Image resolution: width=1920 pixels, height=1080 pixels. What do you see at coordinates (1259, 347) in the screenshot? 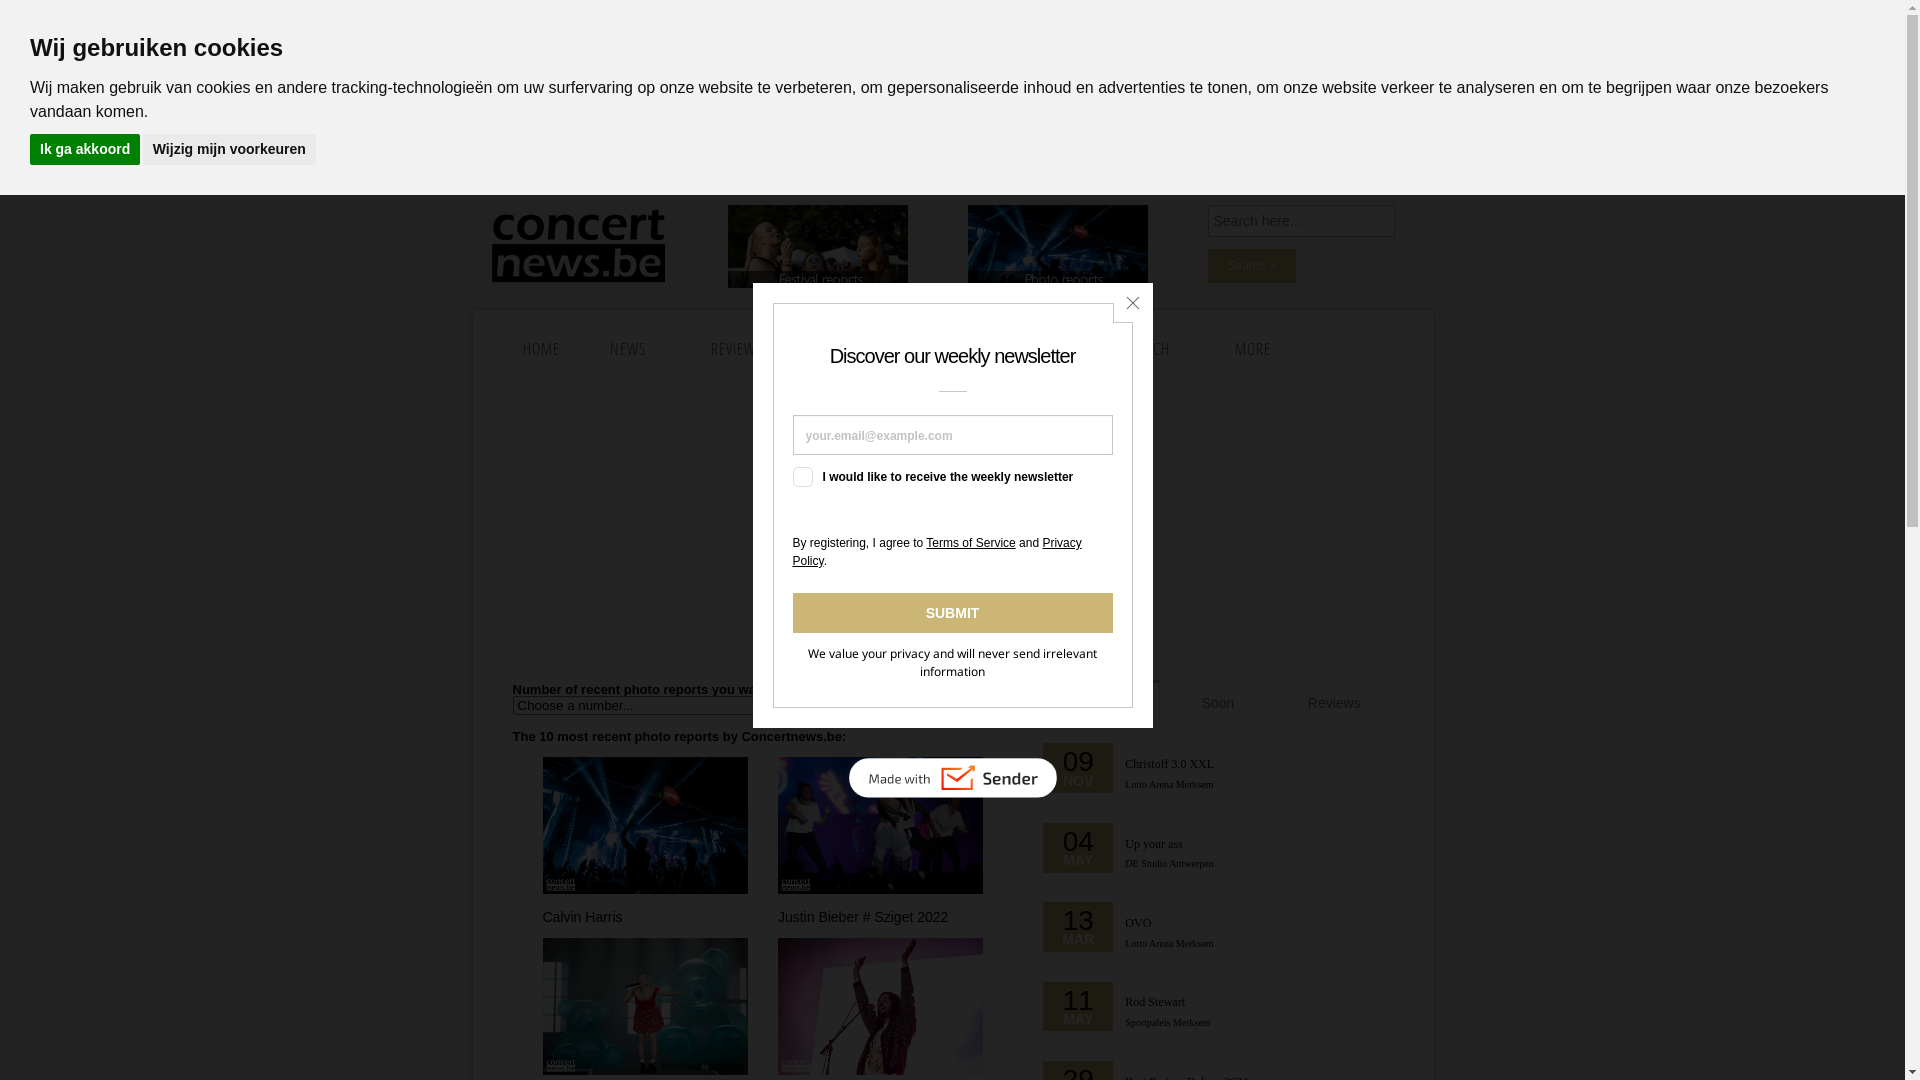
I see `'MORE'` at bounding box center [1259, 347].